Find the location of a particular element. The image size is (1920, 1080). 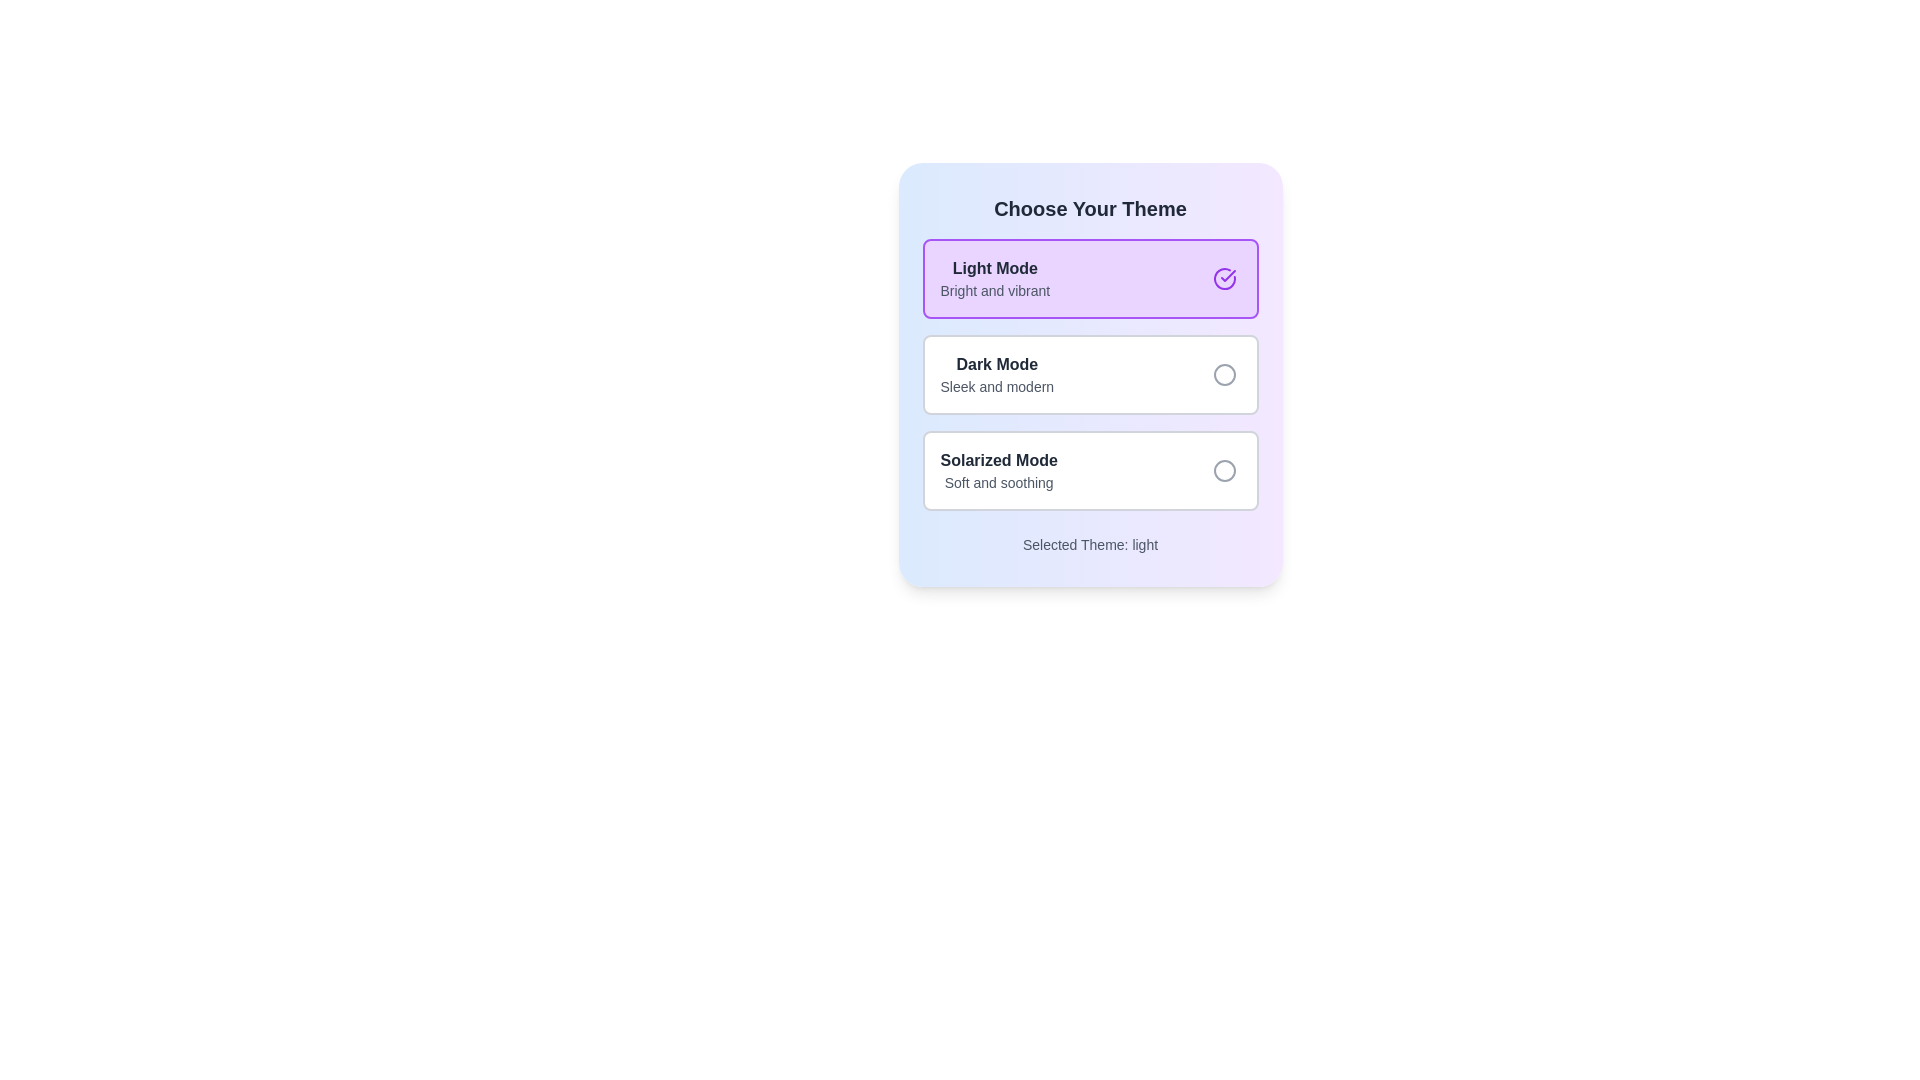

the 'Solarized Mode' option card, which is the third option in the theme selection list is located at coordinates (1089, 470).